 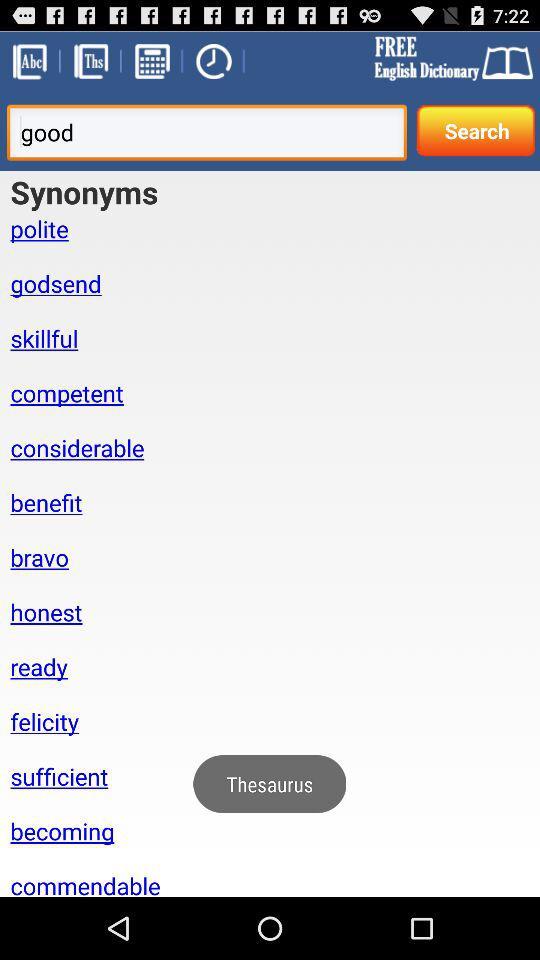 What do you see at coordinates (150, 65) in the screenshot?
I see `the date_range icon` at bounding box center [150, 65].